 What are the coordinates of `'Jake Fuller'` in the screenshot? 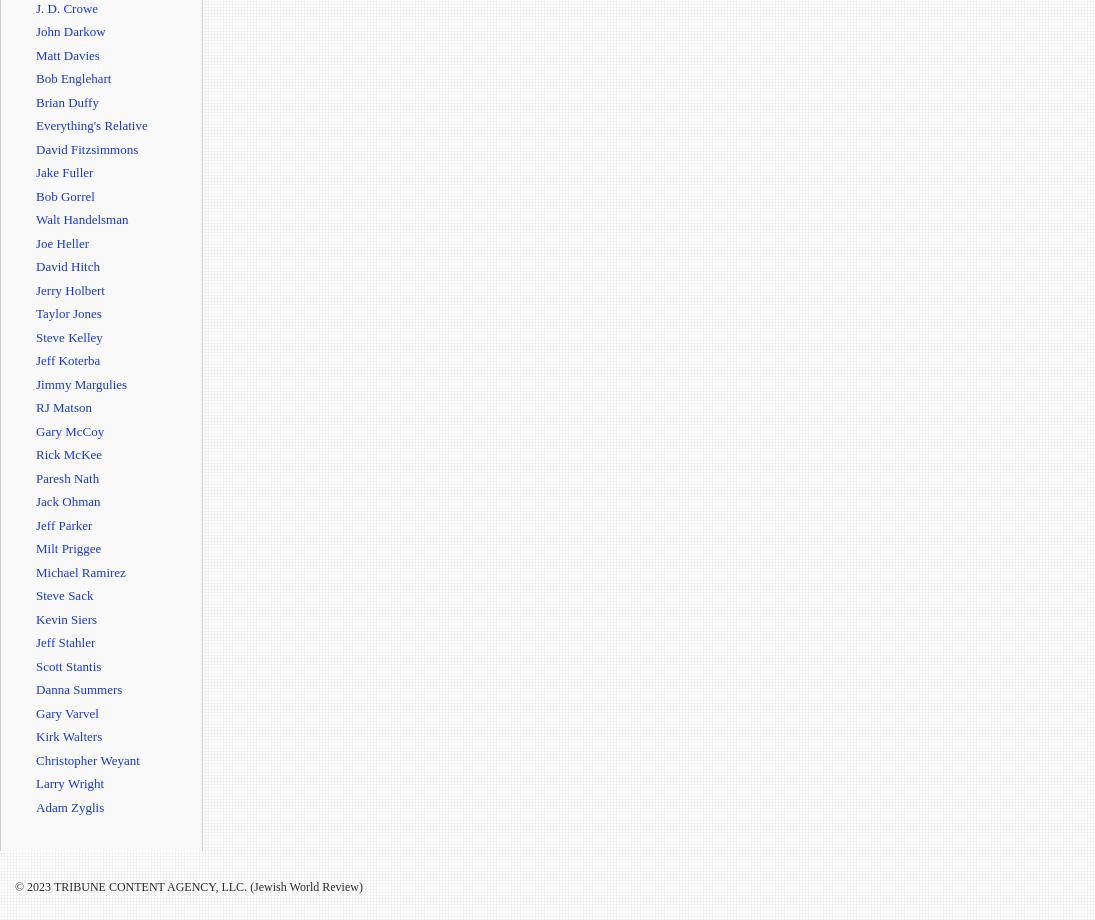 It's located at (63, 171).